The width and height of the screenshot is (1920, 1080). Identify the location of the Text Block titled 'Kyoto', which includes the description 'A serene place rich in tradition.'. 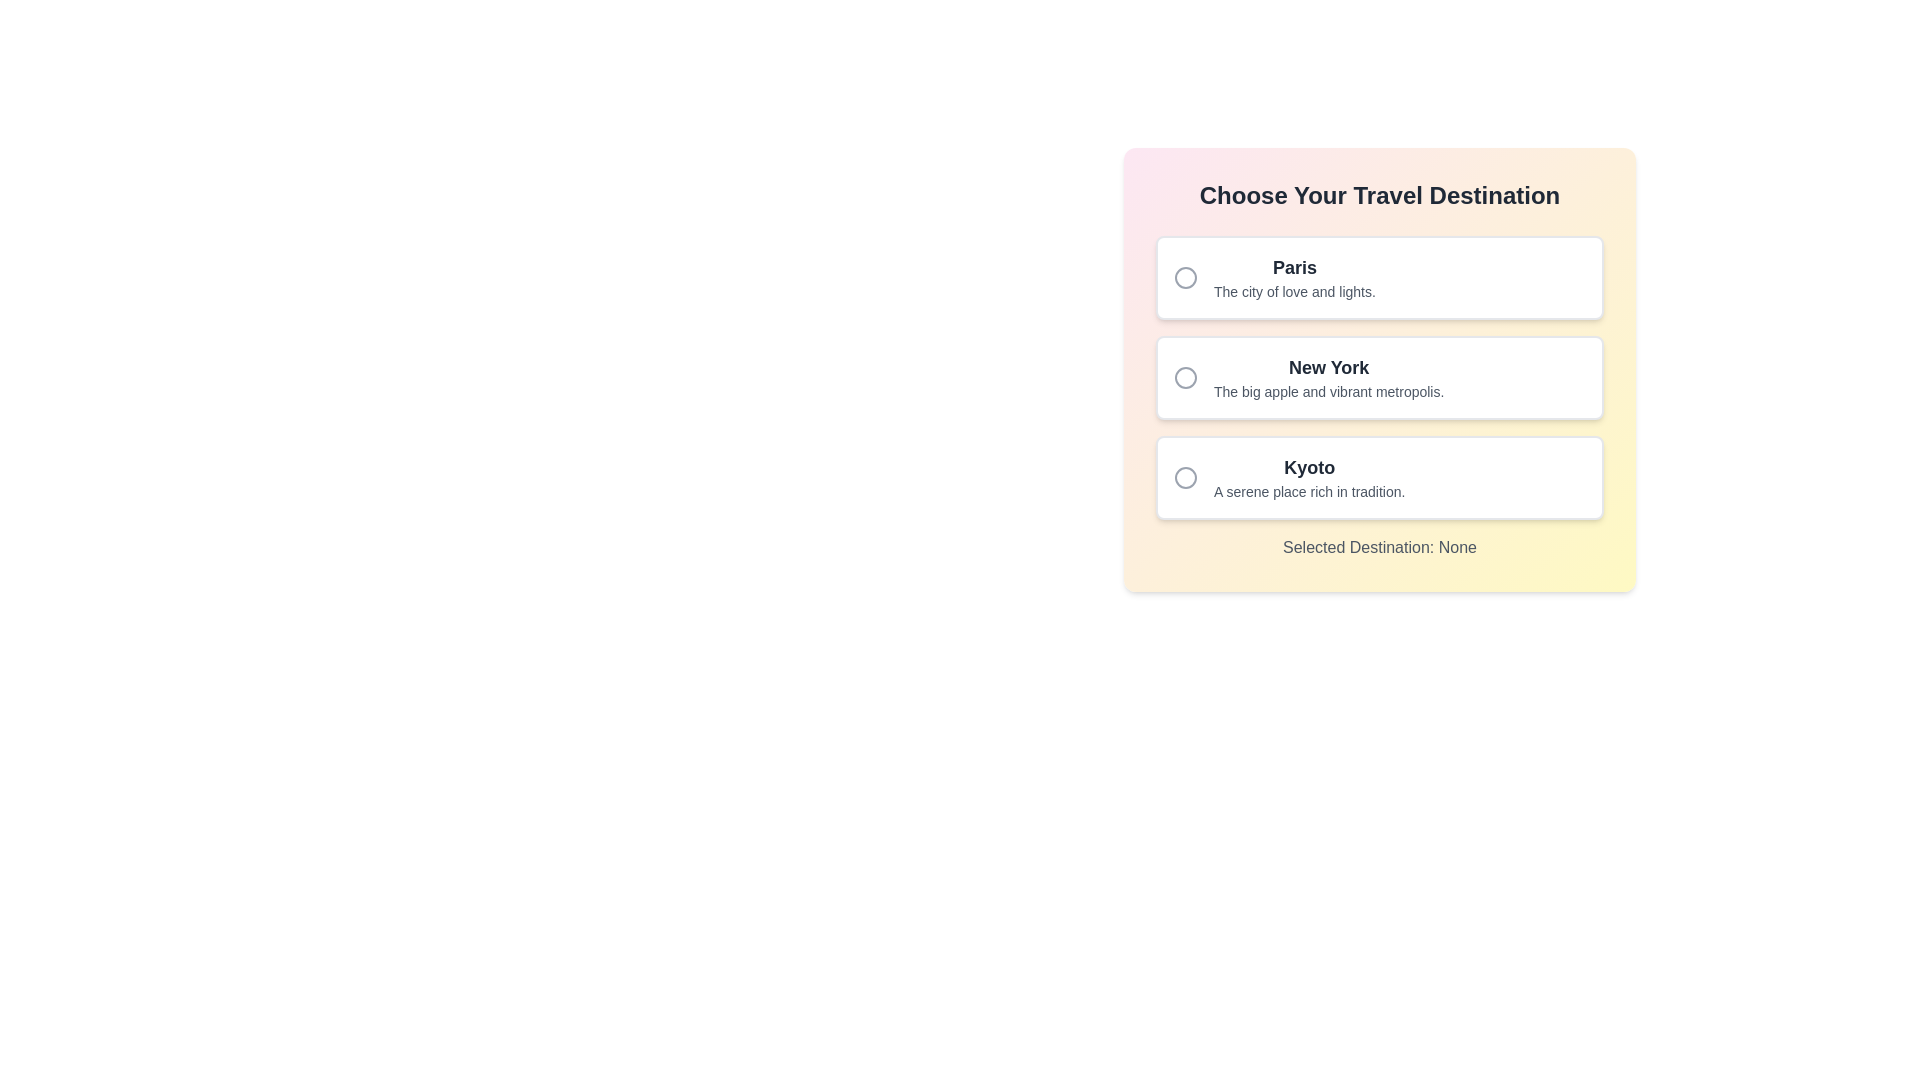
(1309, 478).